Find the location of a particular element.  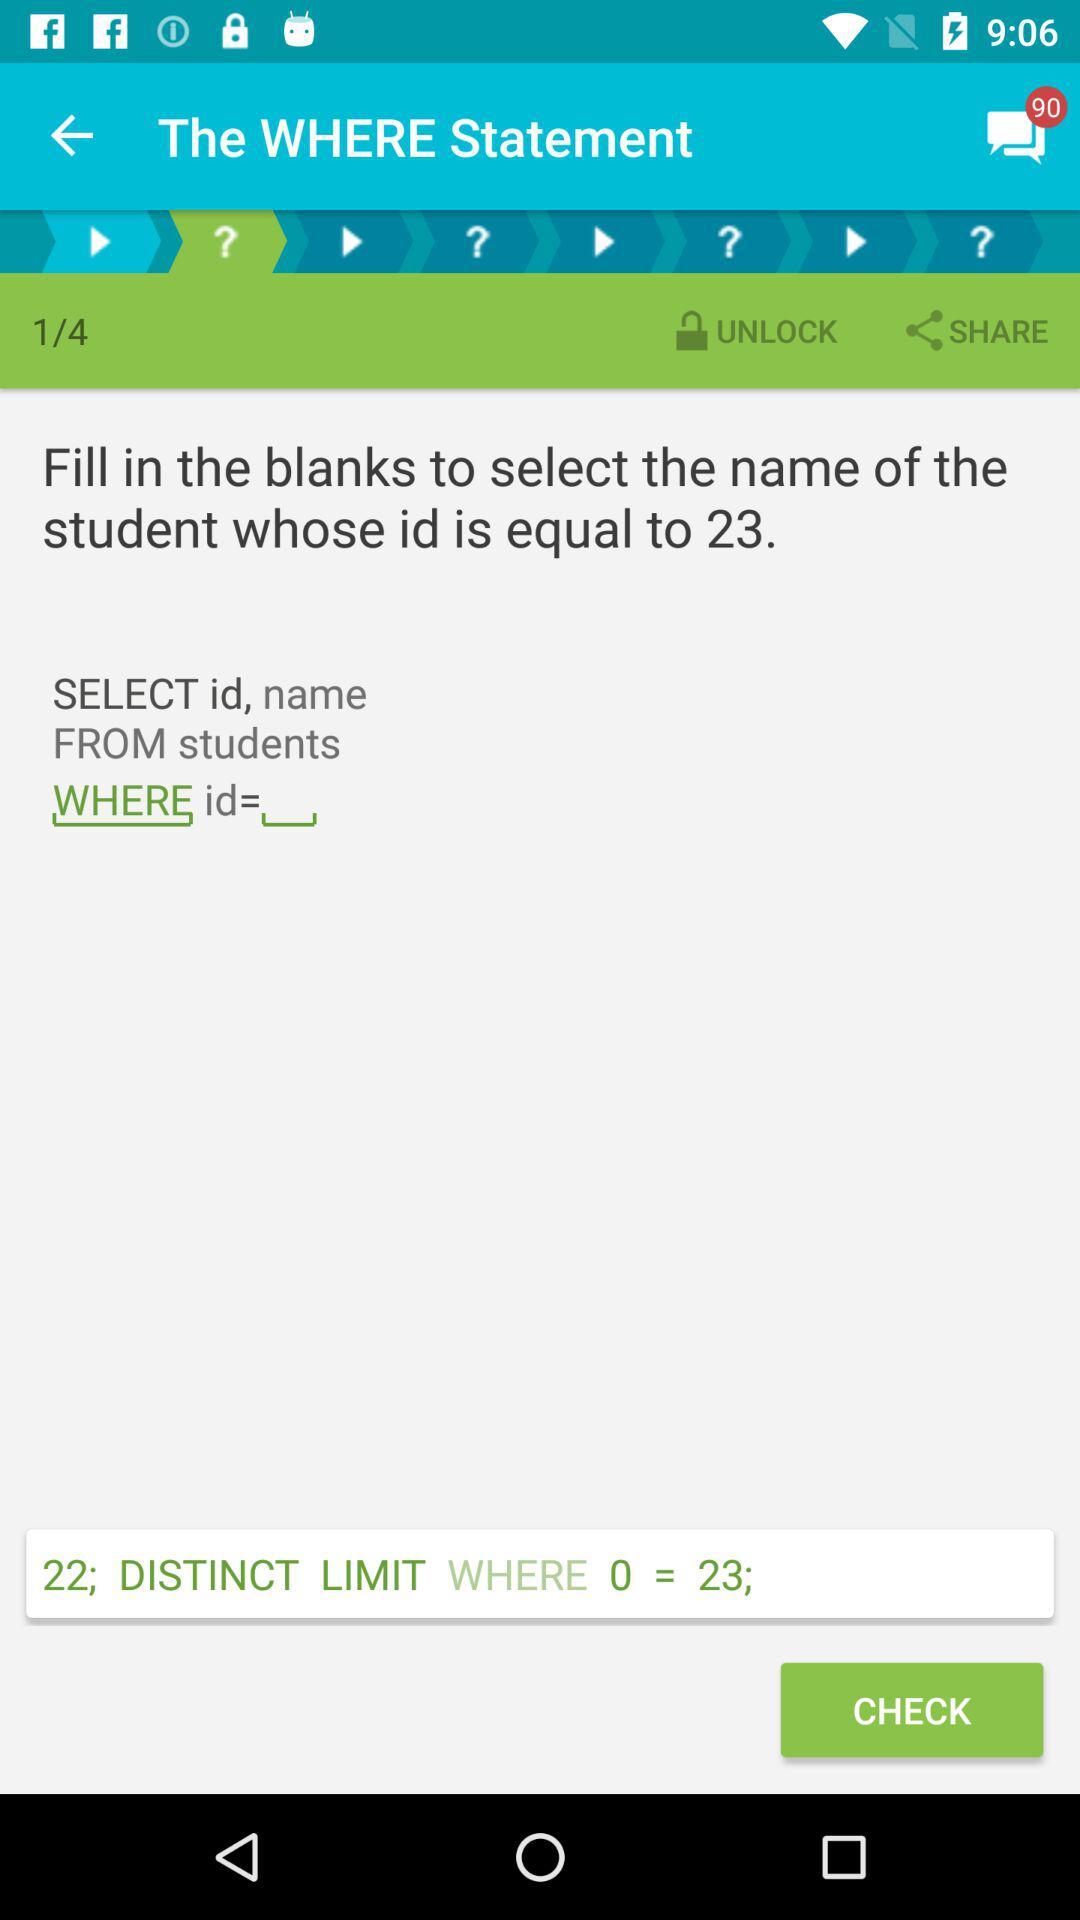

ask a question is located at coordinates (729, 240).